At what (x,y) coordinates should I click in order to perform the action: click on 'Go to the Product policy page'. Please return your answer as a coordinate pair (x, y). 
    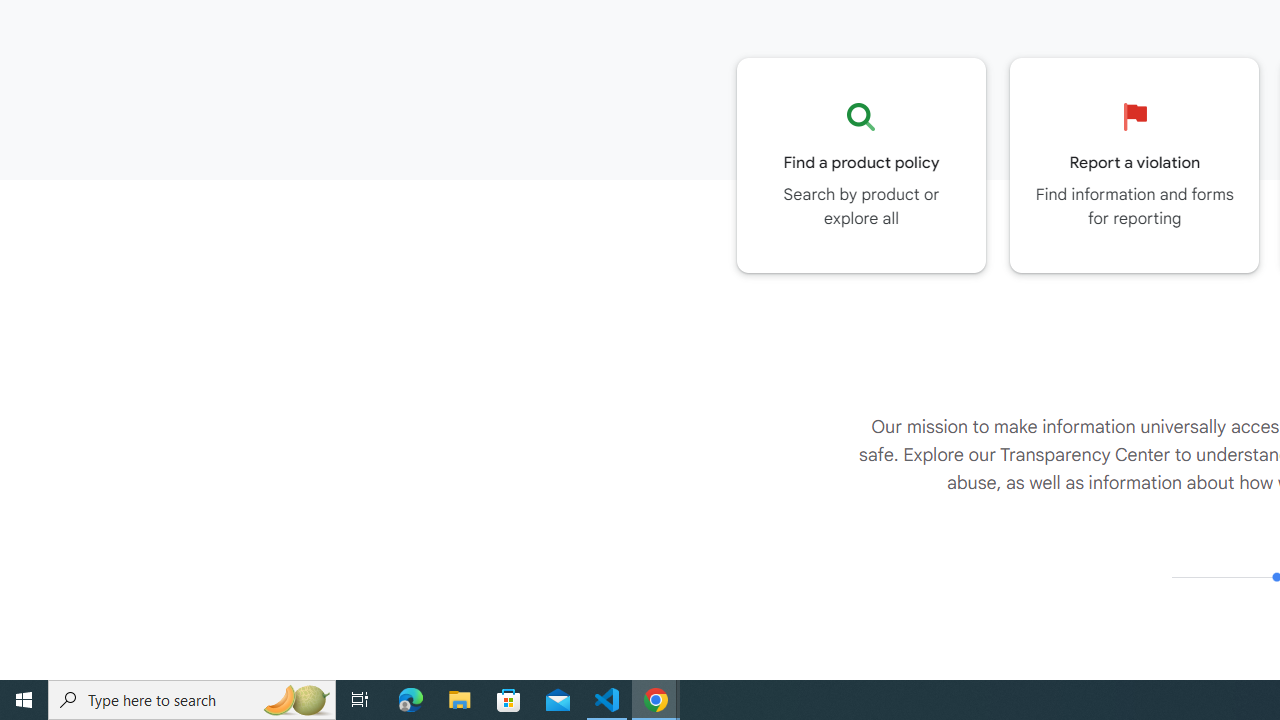
    Looking at the image, I should click on (861, 164).